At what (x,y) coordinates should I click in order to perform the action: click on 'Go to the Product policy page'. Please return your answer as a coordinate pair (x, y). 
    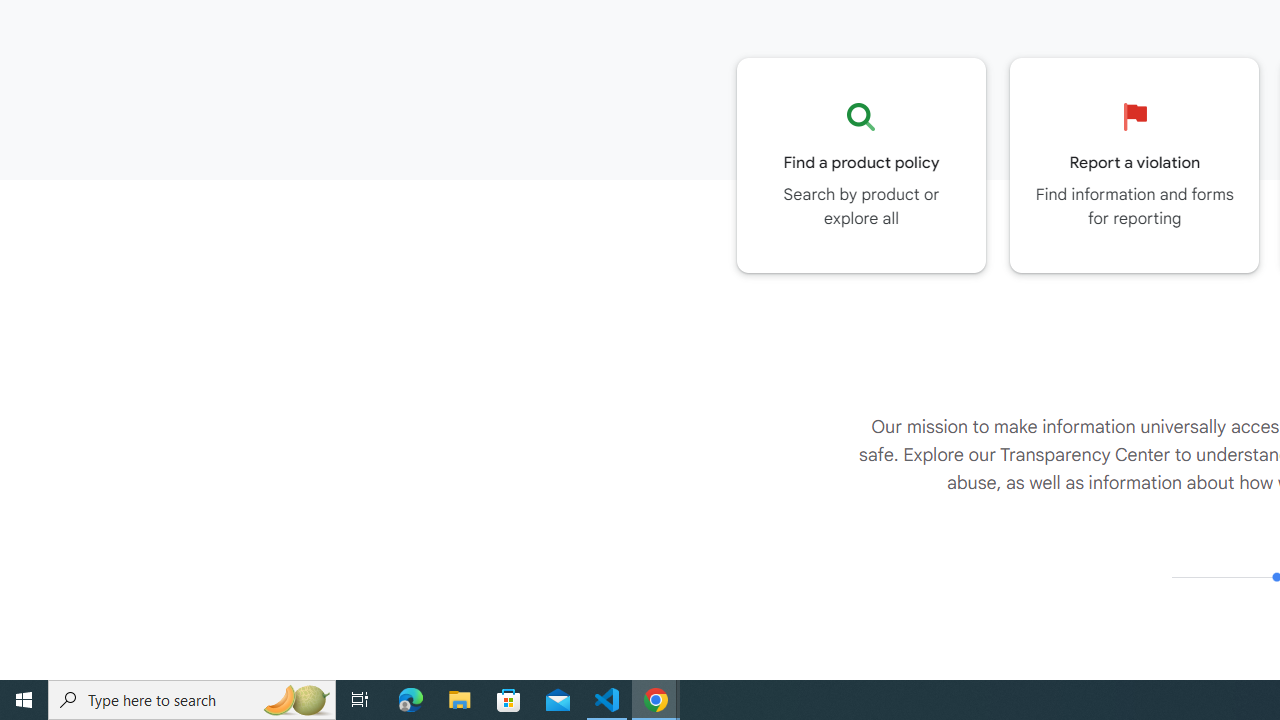
    Looking at the image, I should click on (861, 164).